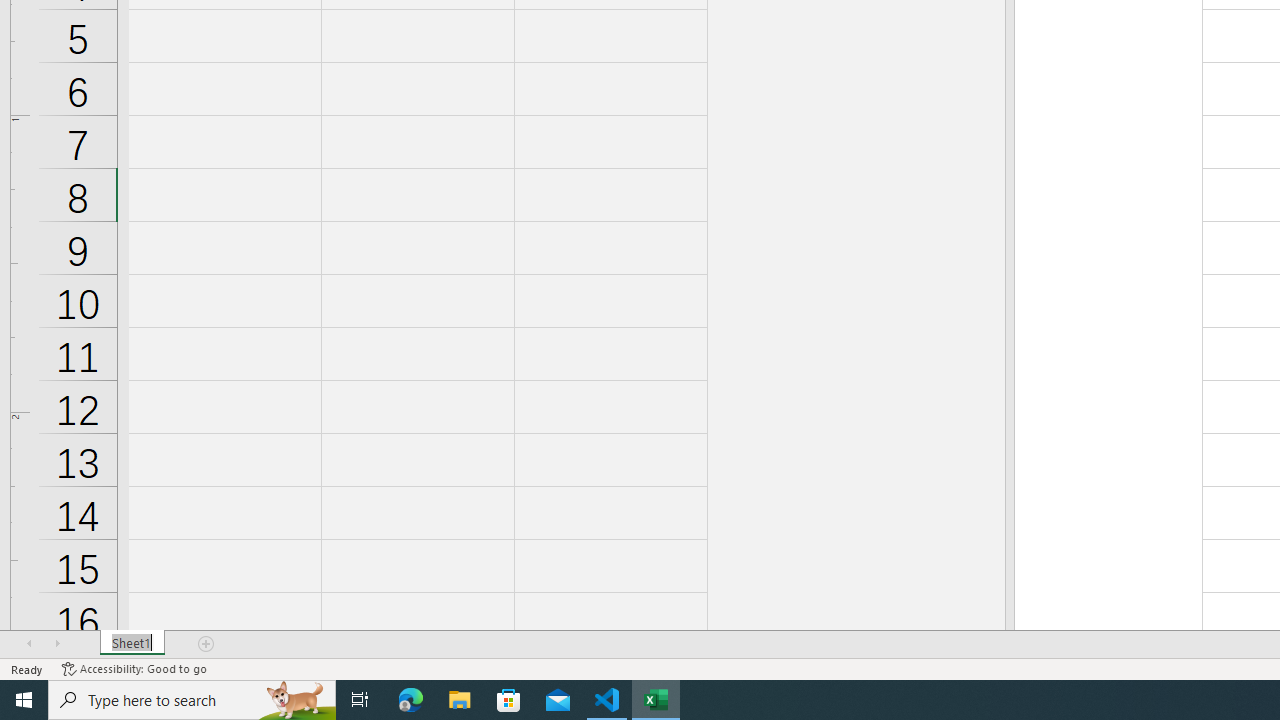  Describe the element at coordinates (131, 644) in the screenshot. I see `'Sheet Tab'` at that location.